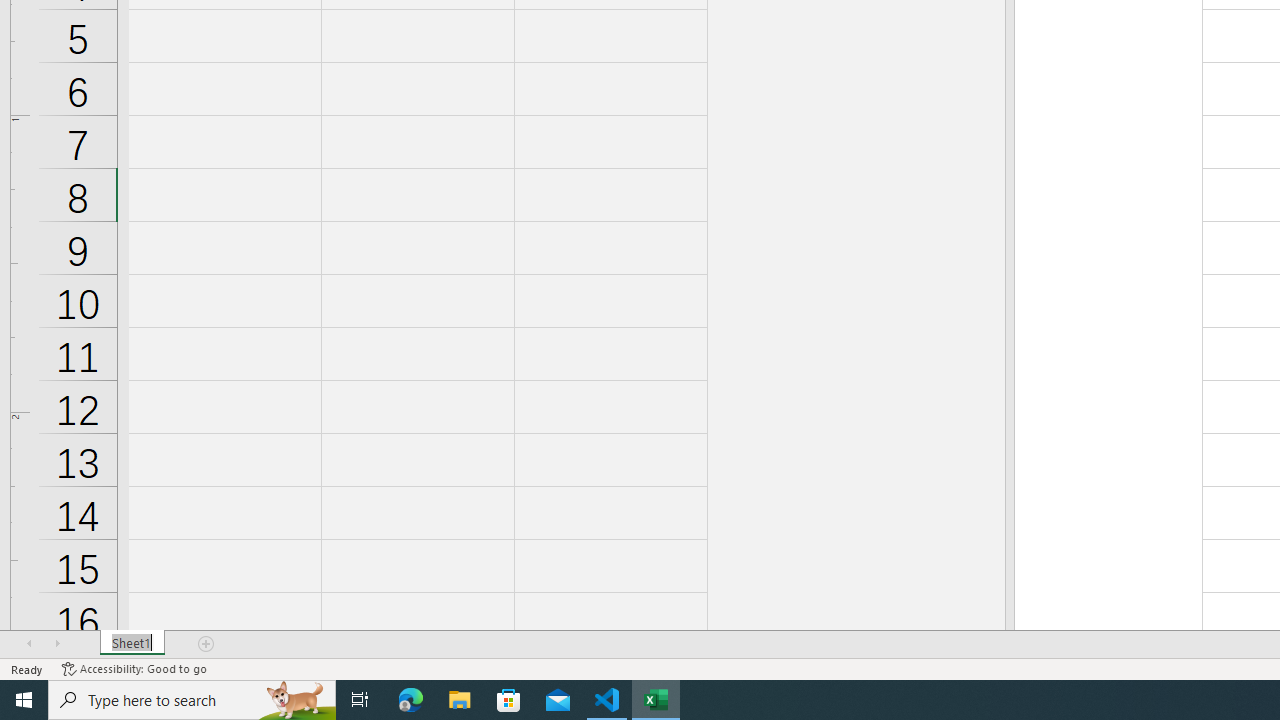  Describe the element at coordinates (131, 644) in the screenshot. I see `'Sheet Tab'` at that location.